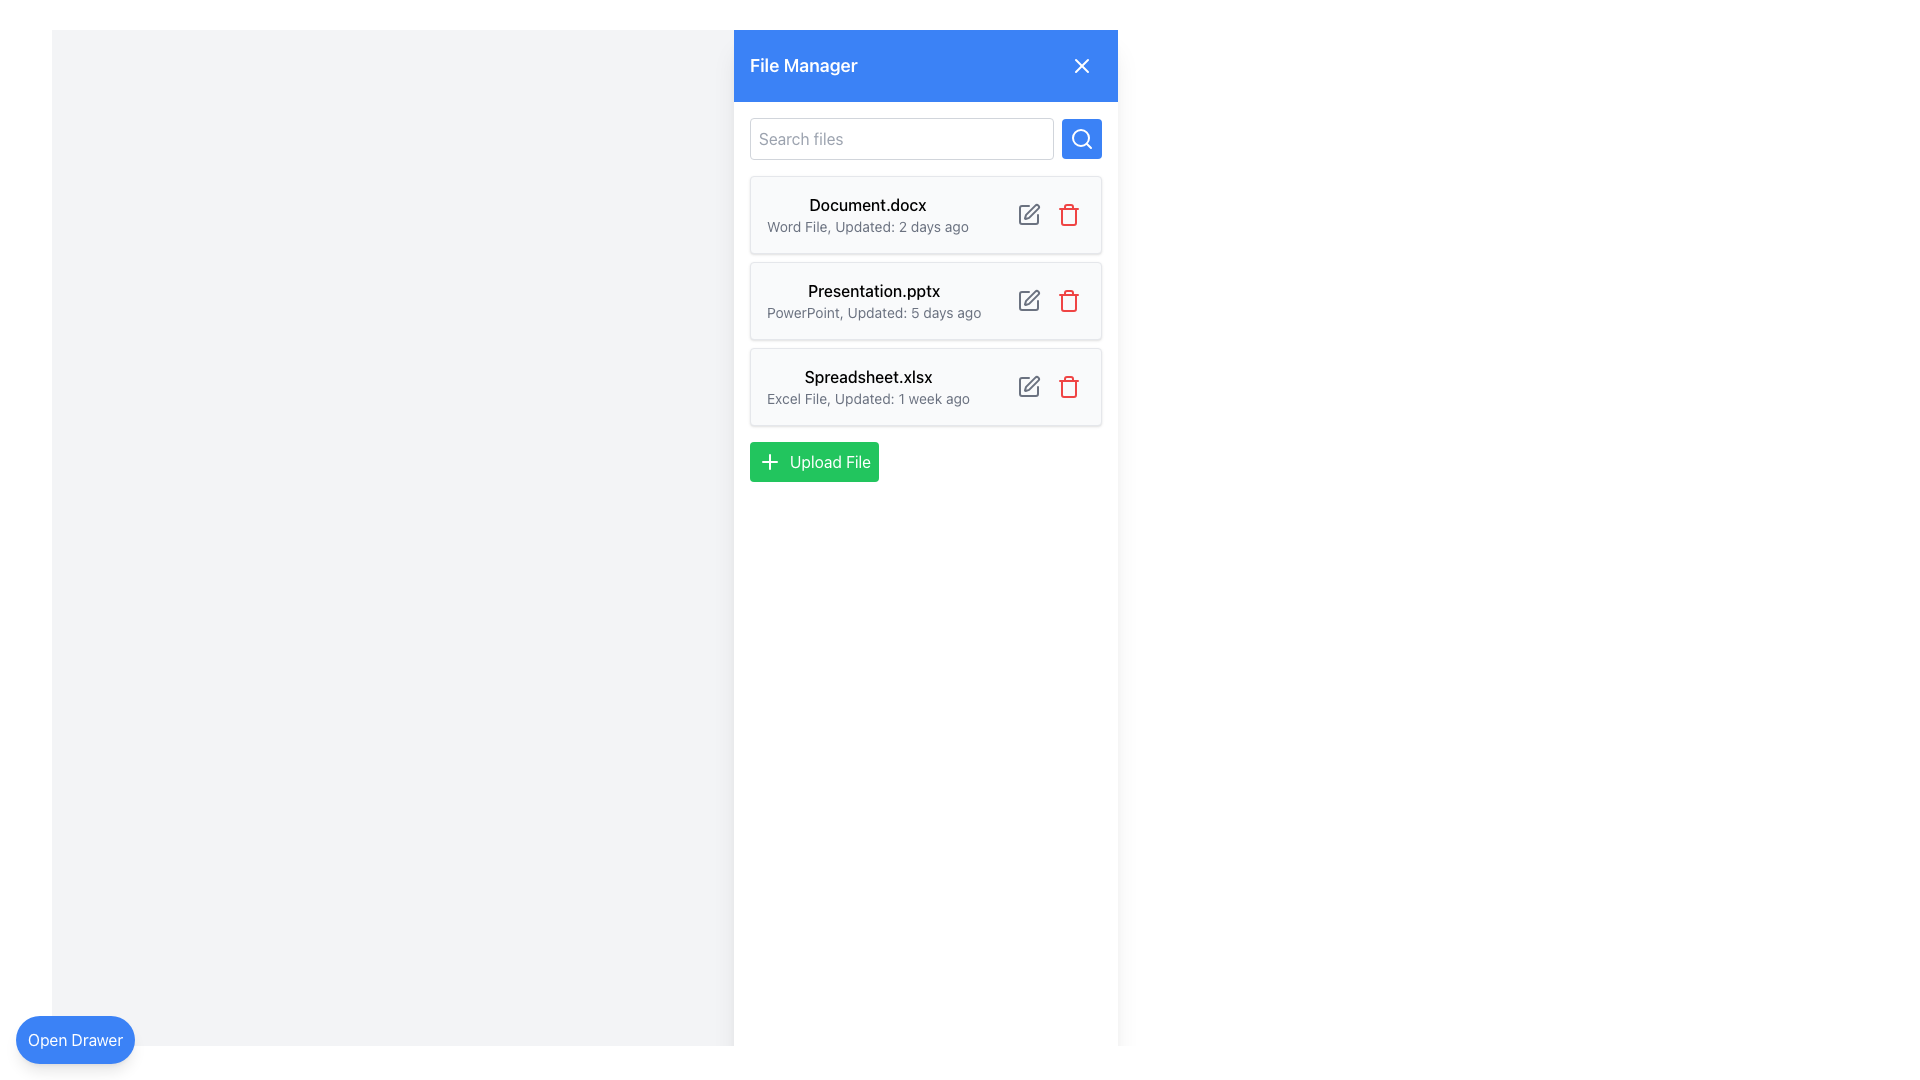 Image resolution: width=1920 pixels, height=1080 pixels. Describe the element at coordinates (814, 462) in the screenshot. I see `the upload button located at the bottom of the file list in the File Manager interface to observe styling changes` at that location.